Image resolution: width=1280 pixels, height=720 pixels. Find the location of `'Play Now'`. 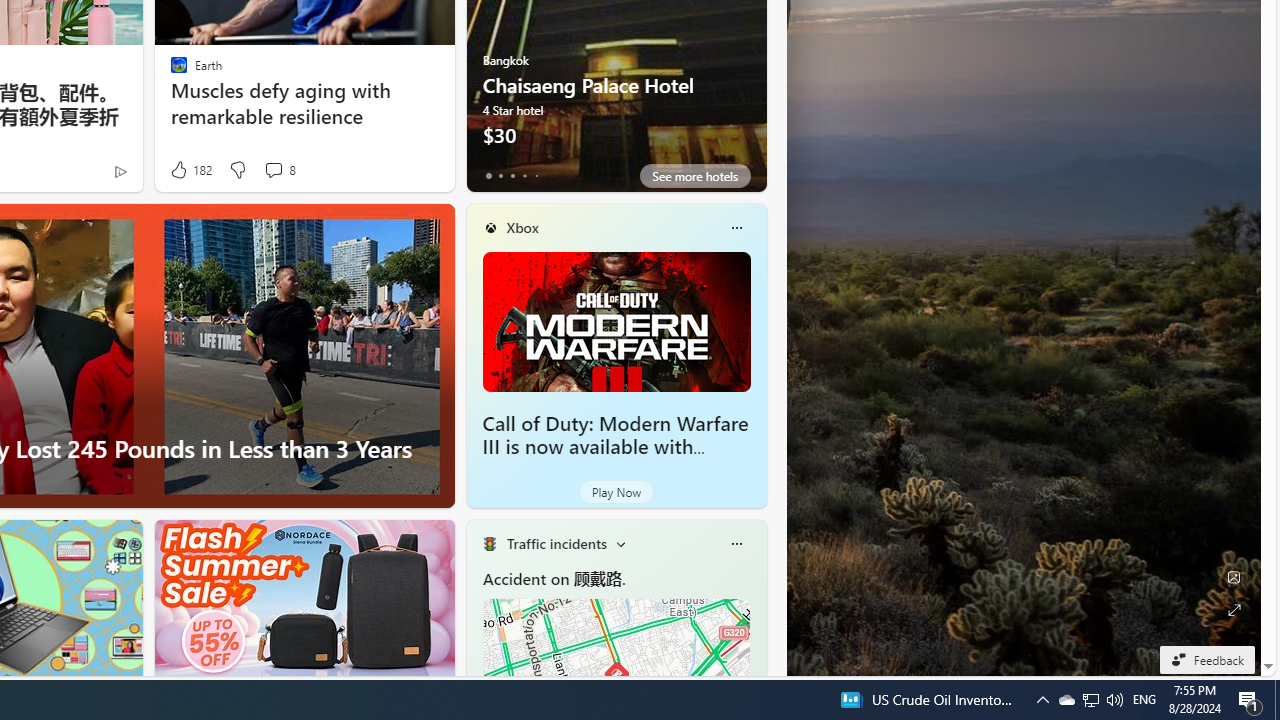

'Play Now' is located at coordinates (615, 492).